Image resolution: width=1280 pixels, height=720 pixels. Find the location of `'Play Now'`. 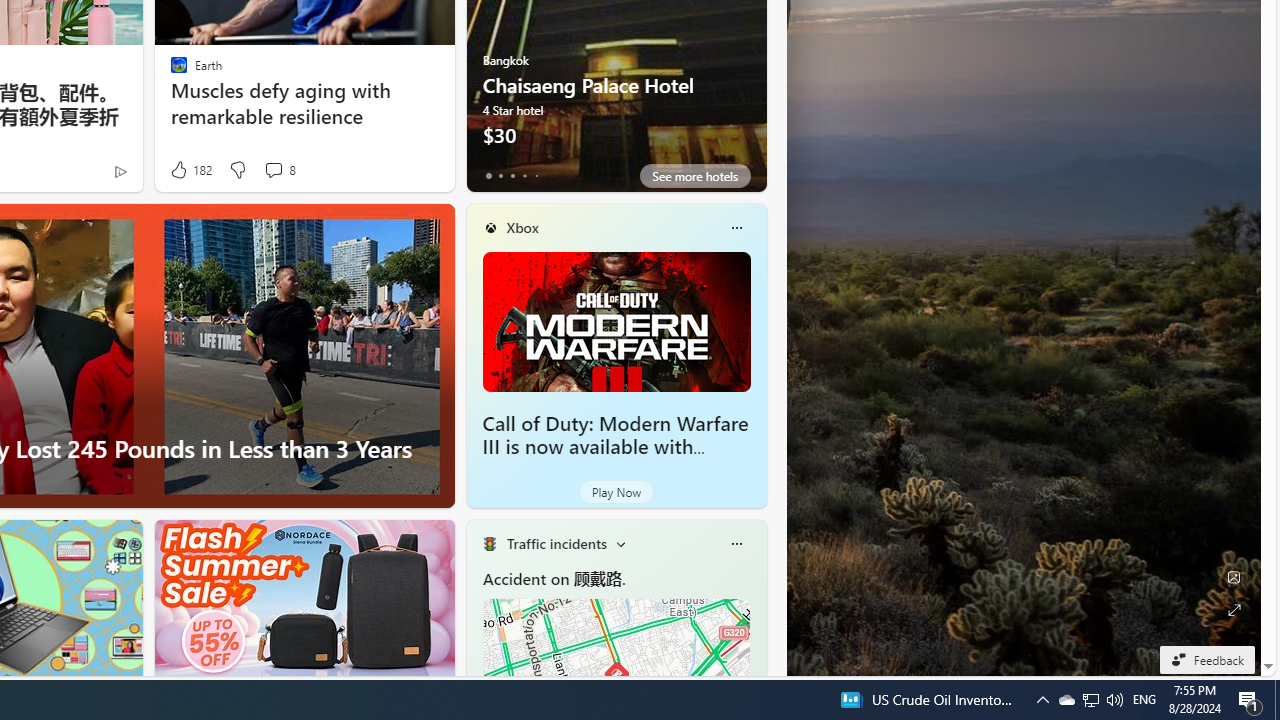

'Play Now' is located at coordinates (615, 492).